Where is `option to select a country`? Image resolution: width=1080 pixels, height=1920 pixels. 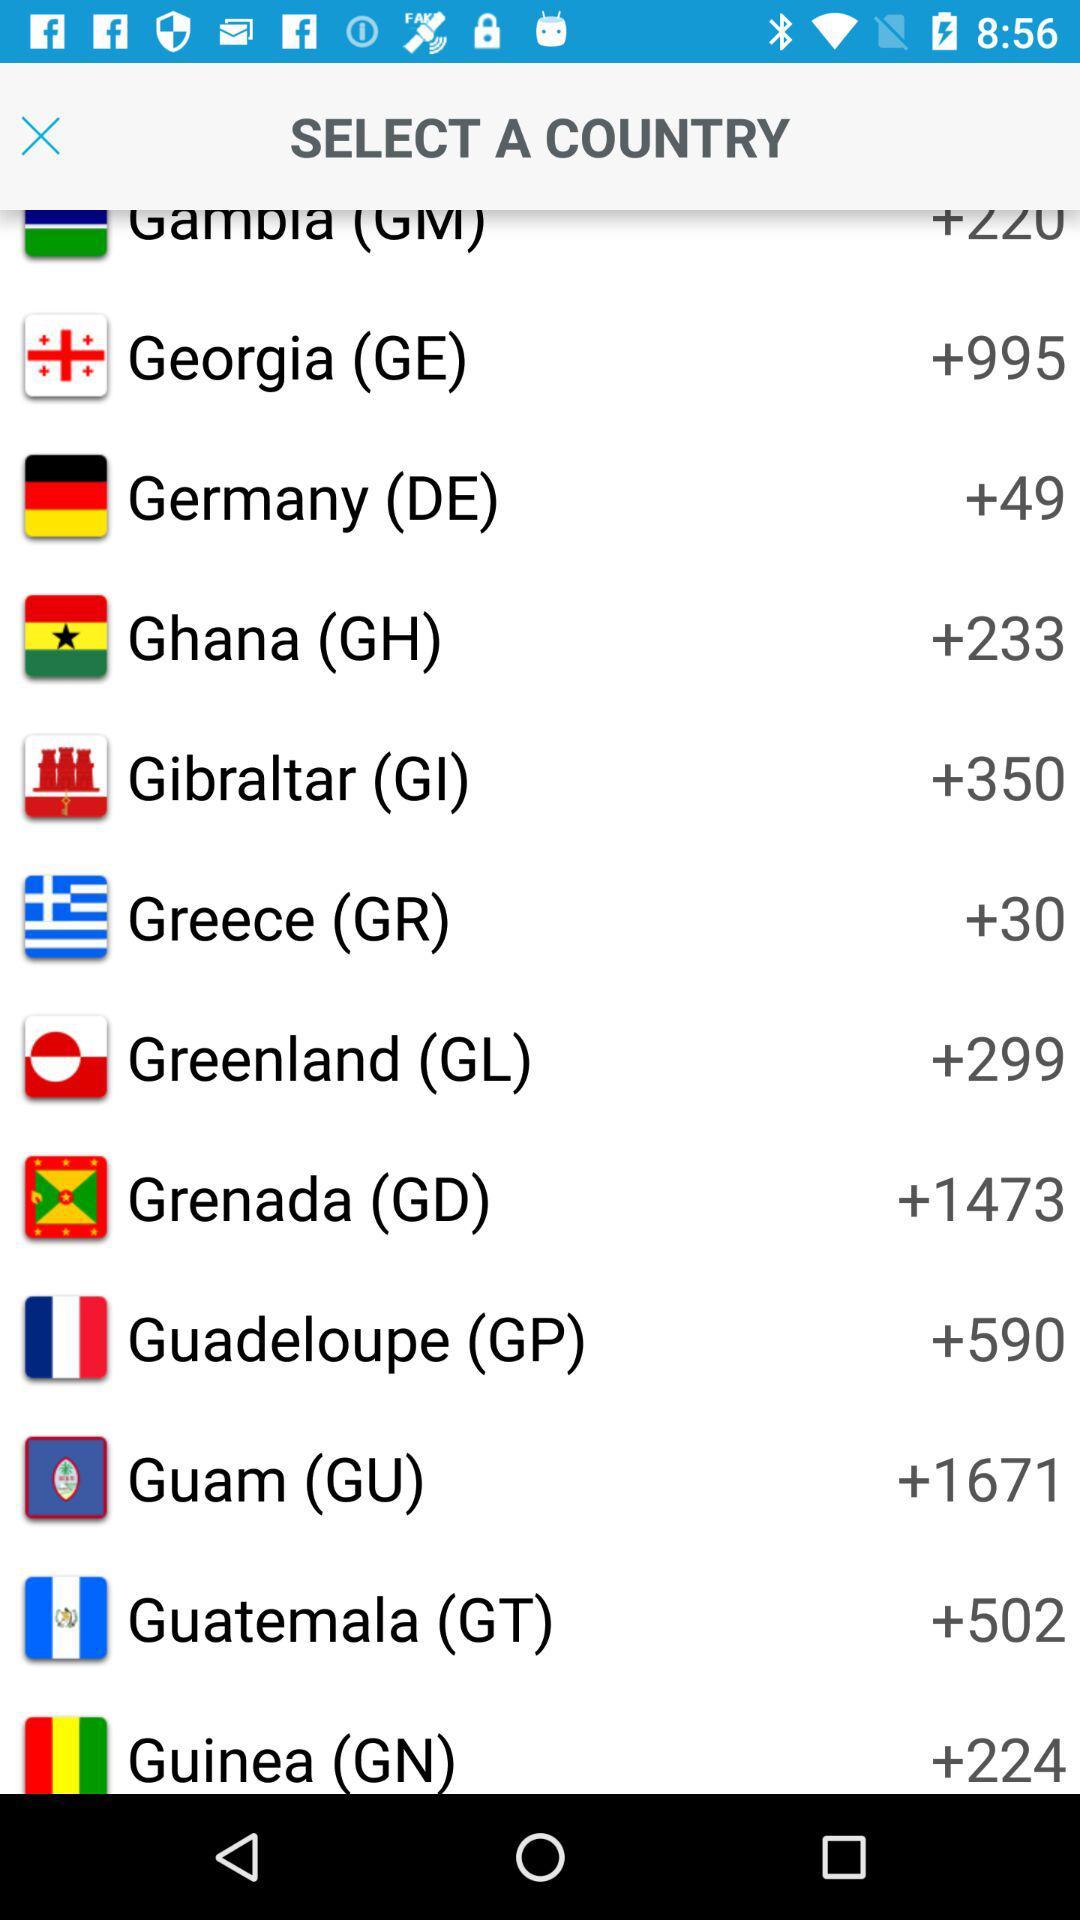 option to select a country is located at coordinates (40, 135).